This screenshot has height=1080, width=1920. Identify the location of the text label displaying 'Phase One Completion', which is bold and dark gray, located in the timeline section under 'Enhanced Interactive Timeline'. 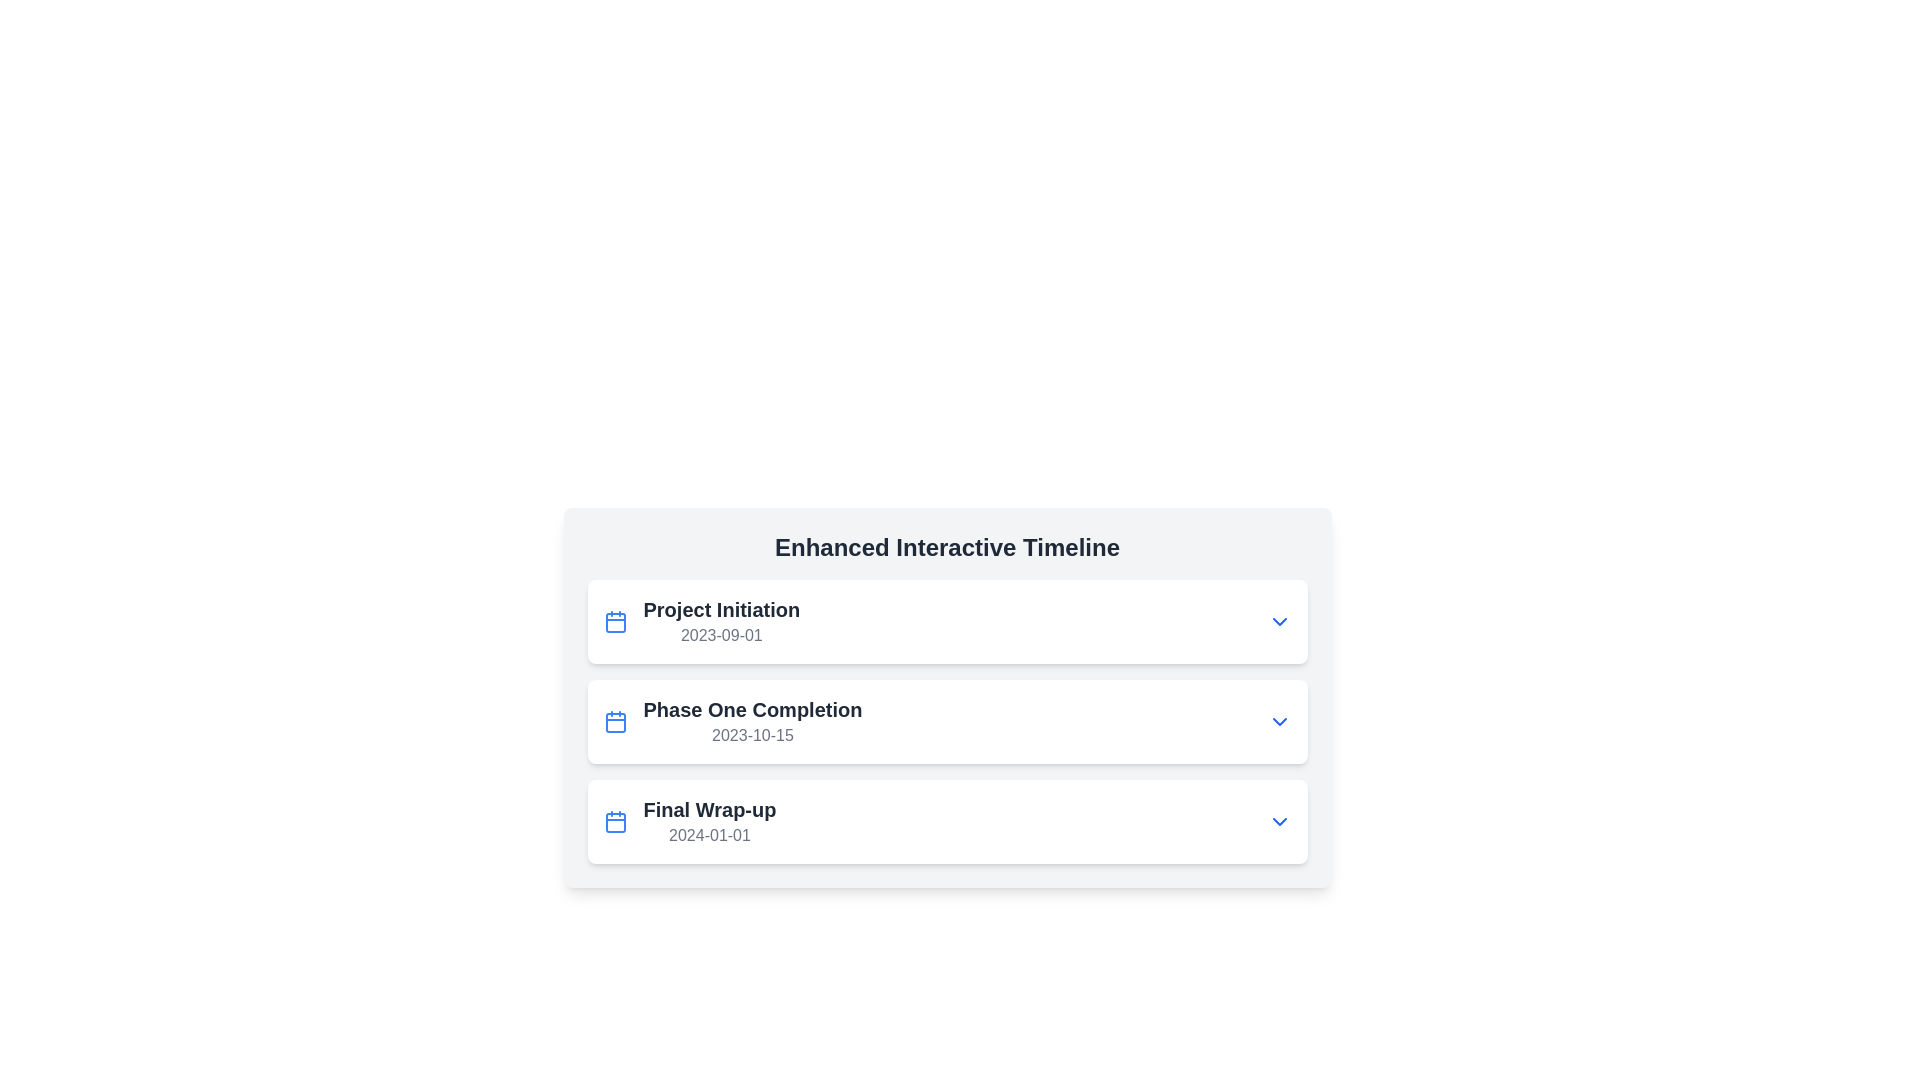
(752, 708).